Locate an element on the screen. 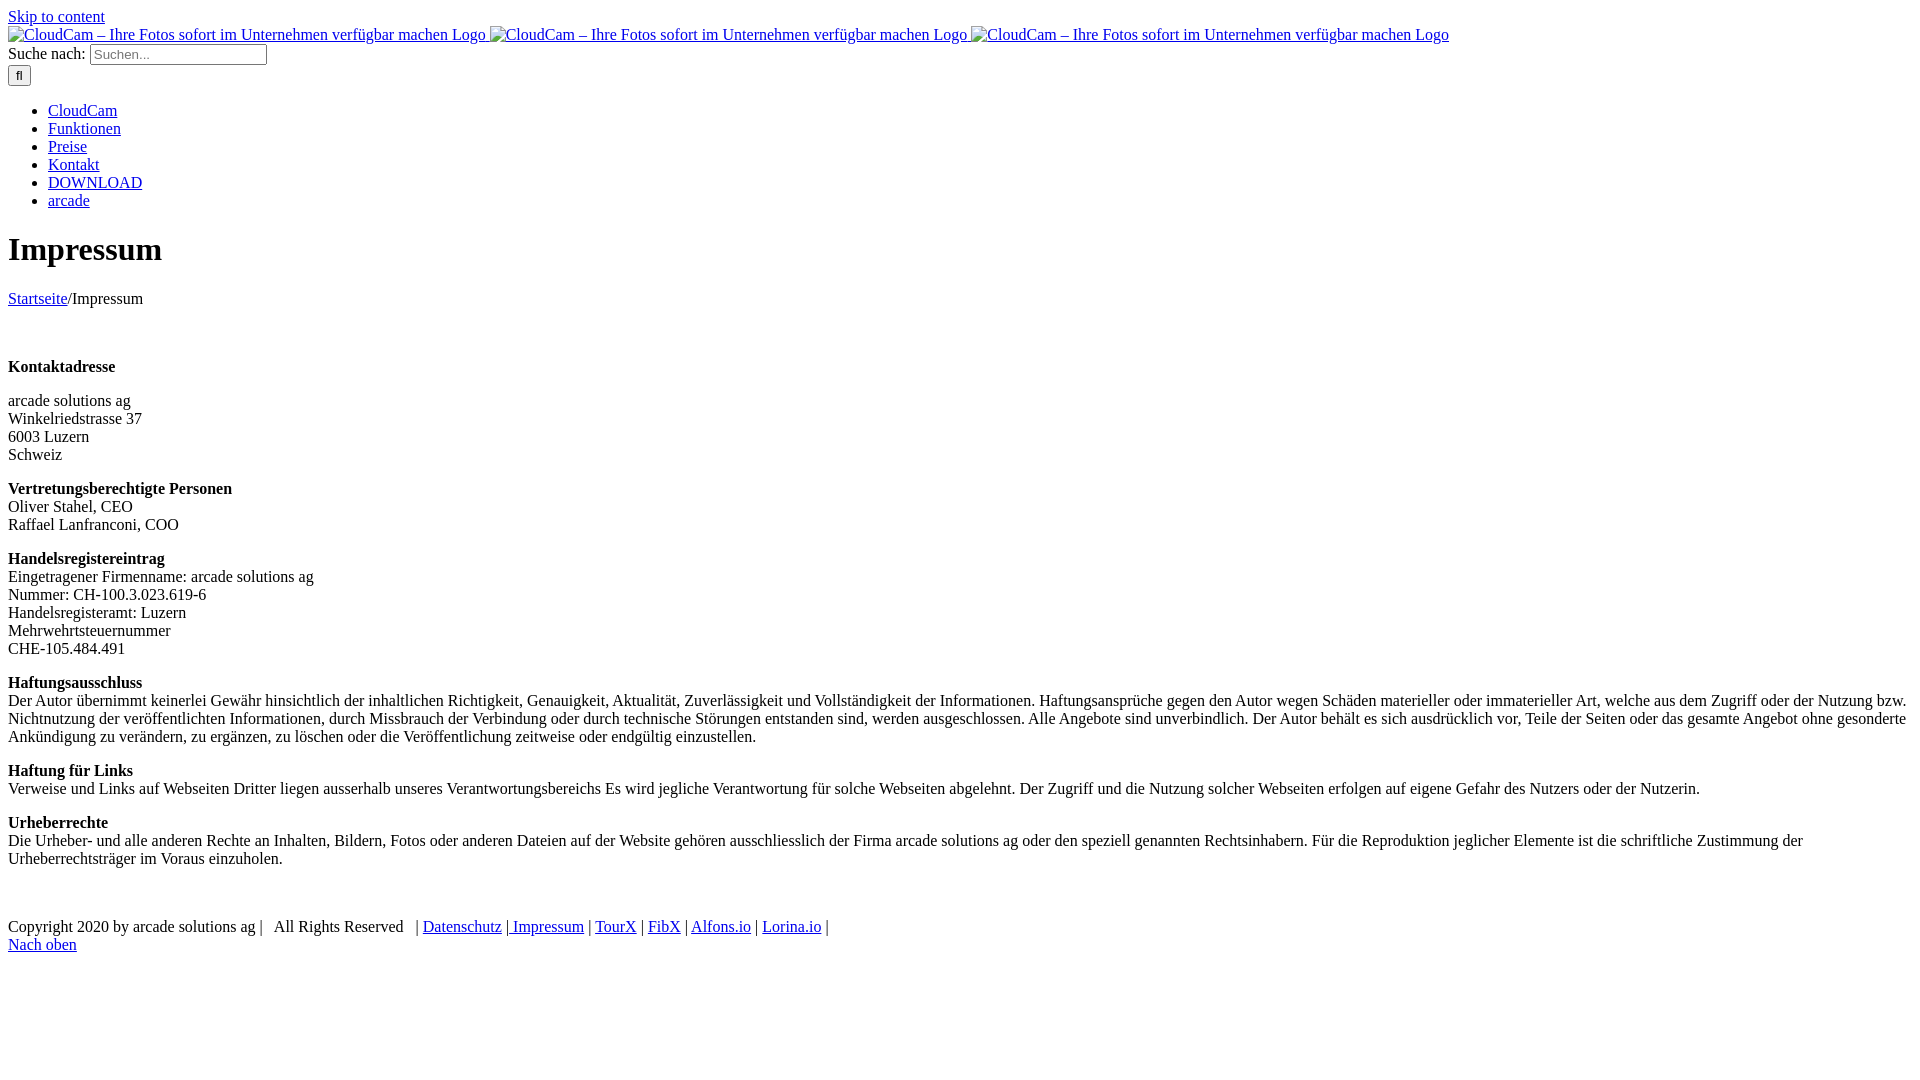 Image resolution: width=1920 pixels, height=1080 pixels. 'Nach oben' is located at coordinates (42, 944).